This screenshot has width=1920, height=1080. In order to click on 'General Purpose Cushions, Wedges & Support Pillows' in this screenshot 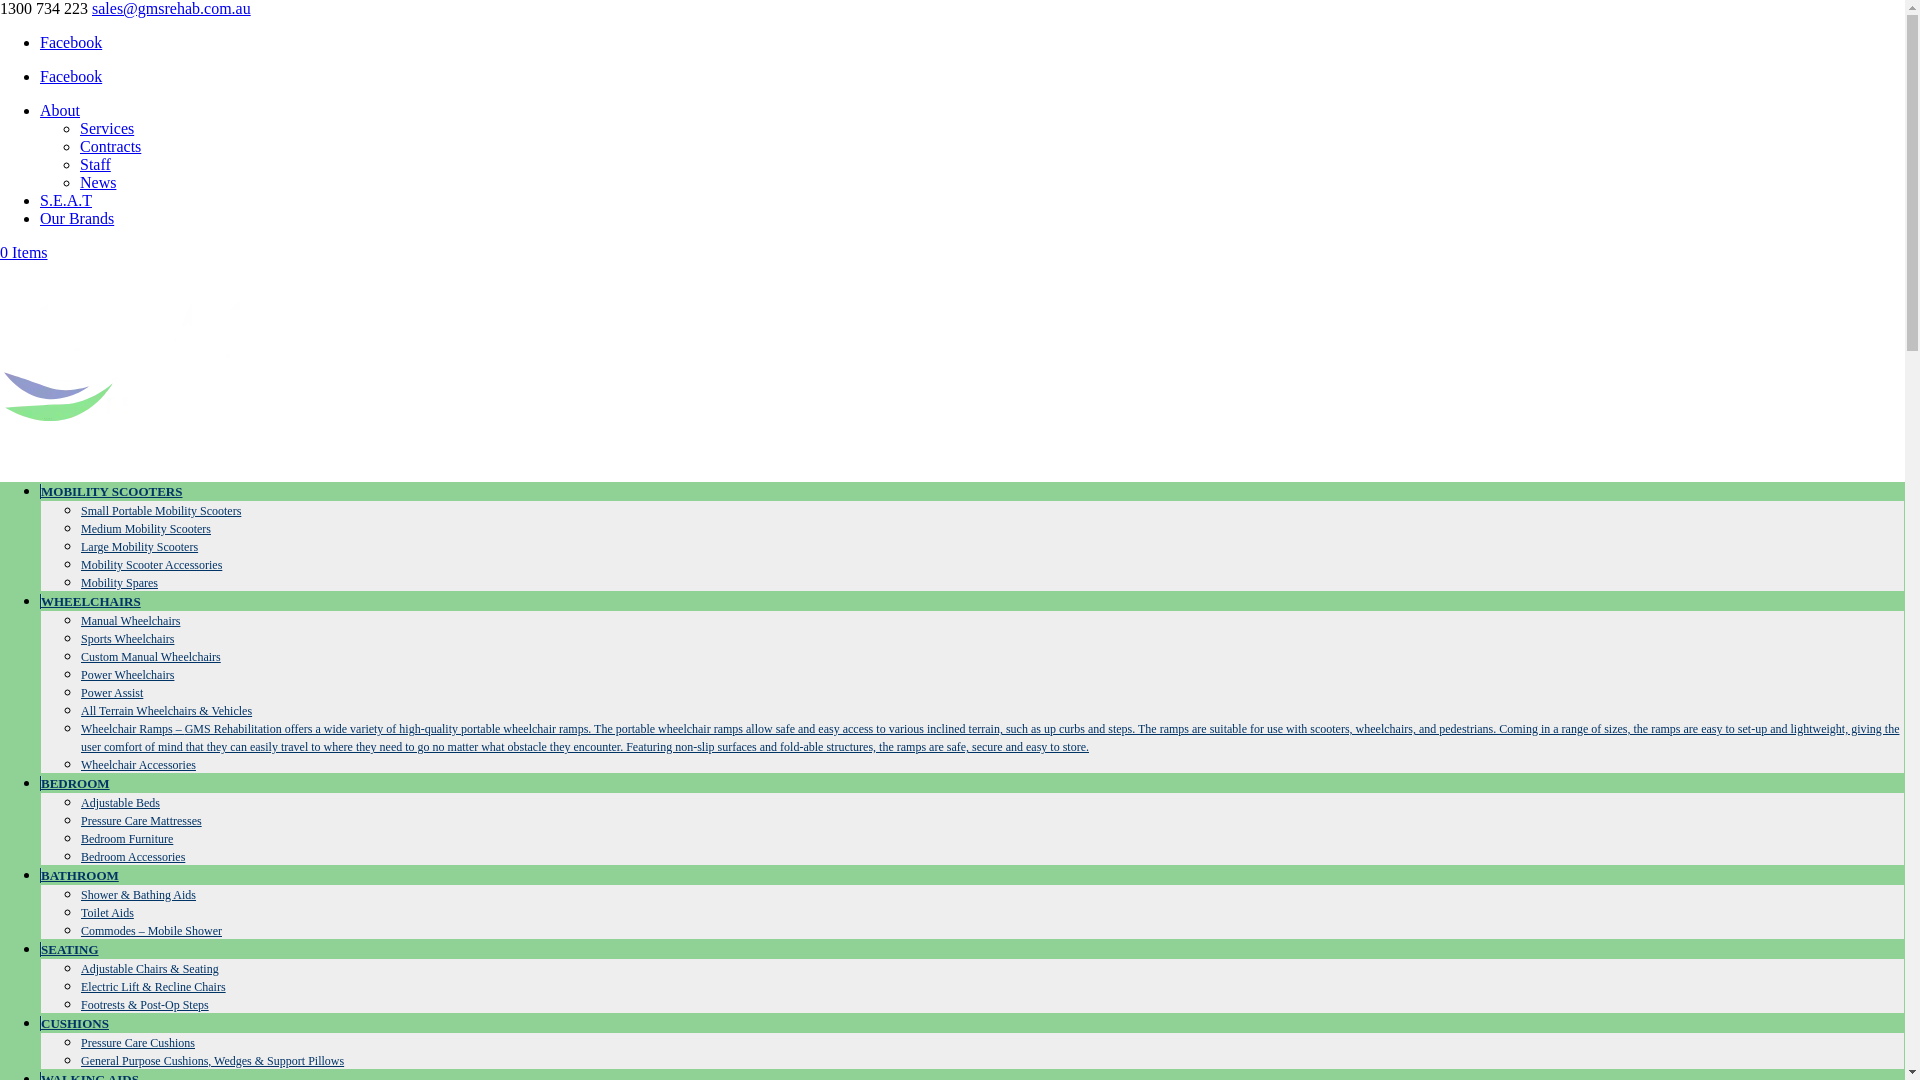, I will do `click(80, 1059)`.